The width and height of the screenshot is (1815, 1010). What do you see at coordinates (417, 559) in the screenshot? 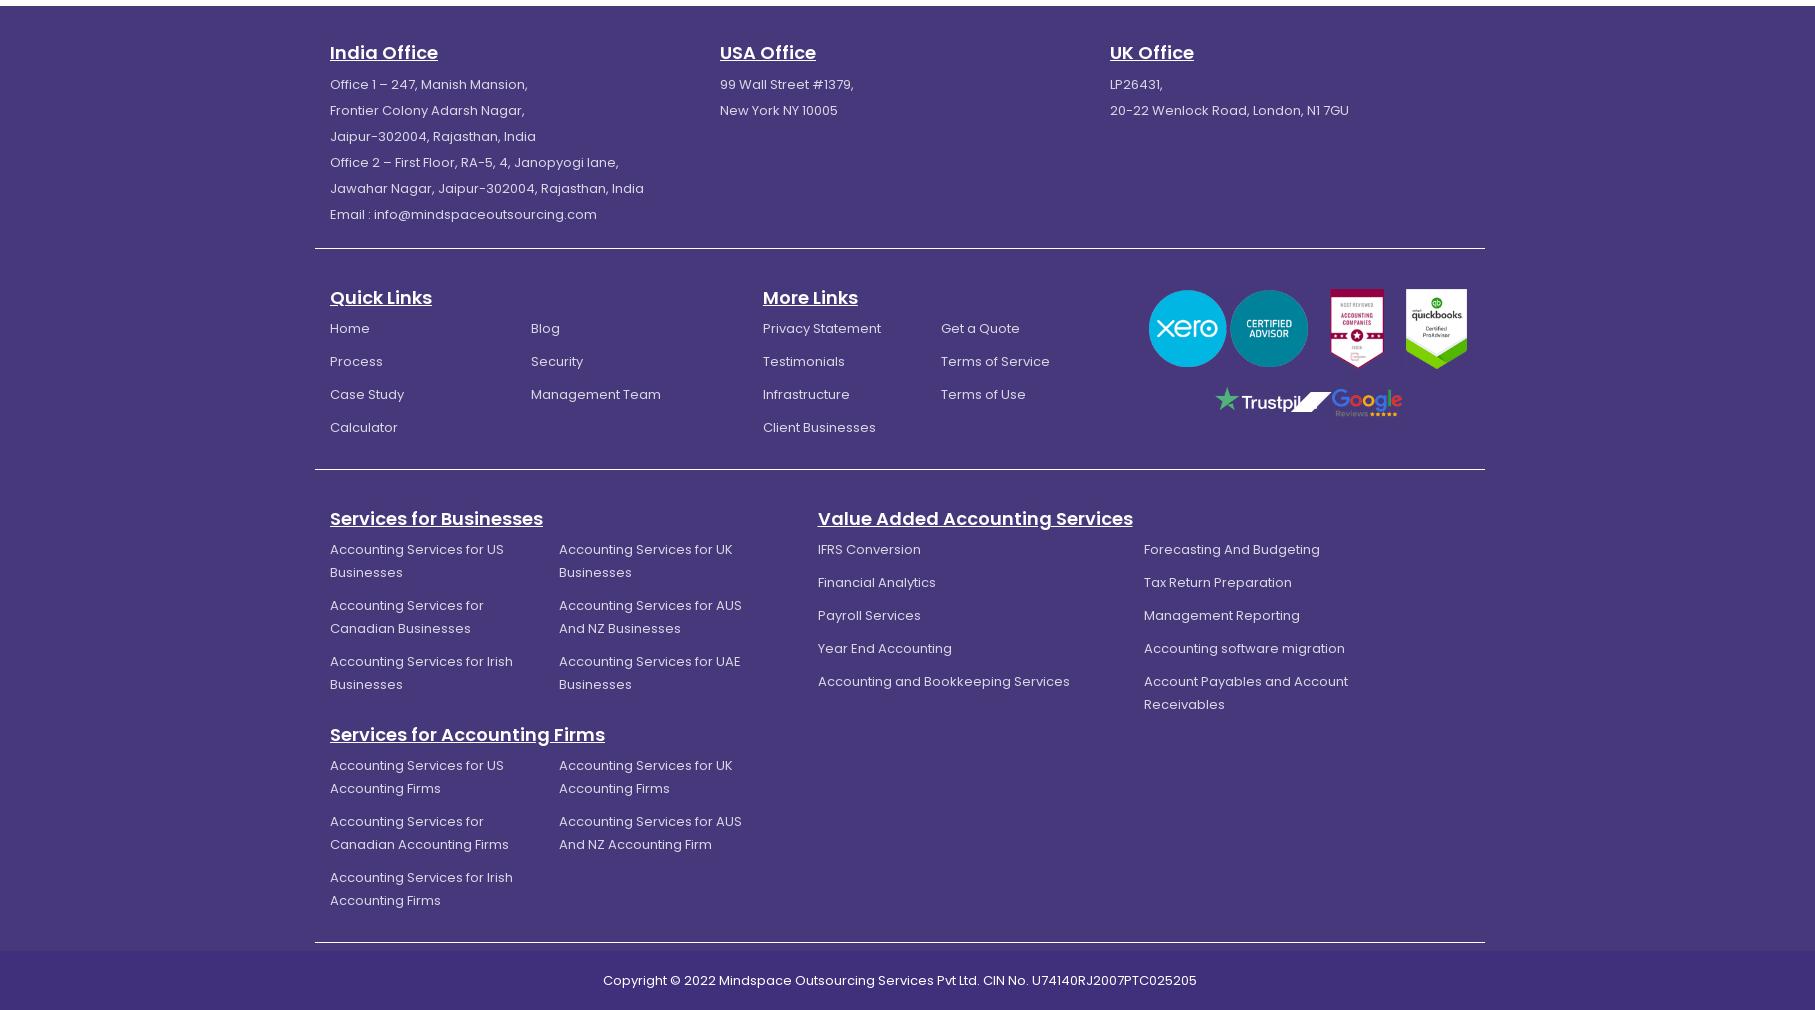
I see `'Accounting Services for US Businesses'` at bounding box center [417, 559].